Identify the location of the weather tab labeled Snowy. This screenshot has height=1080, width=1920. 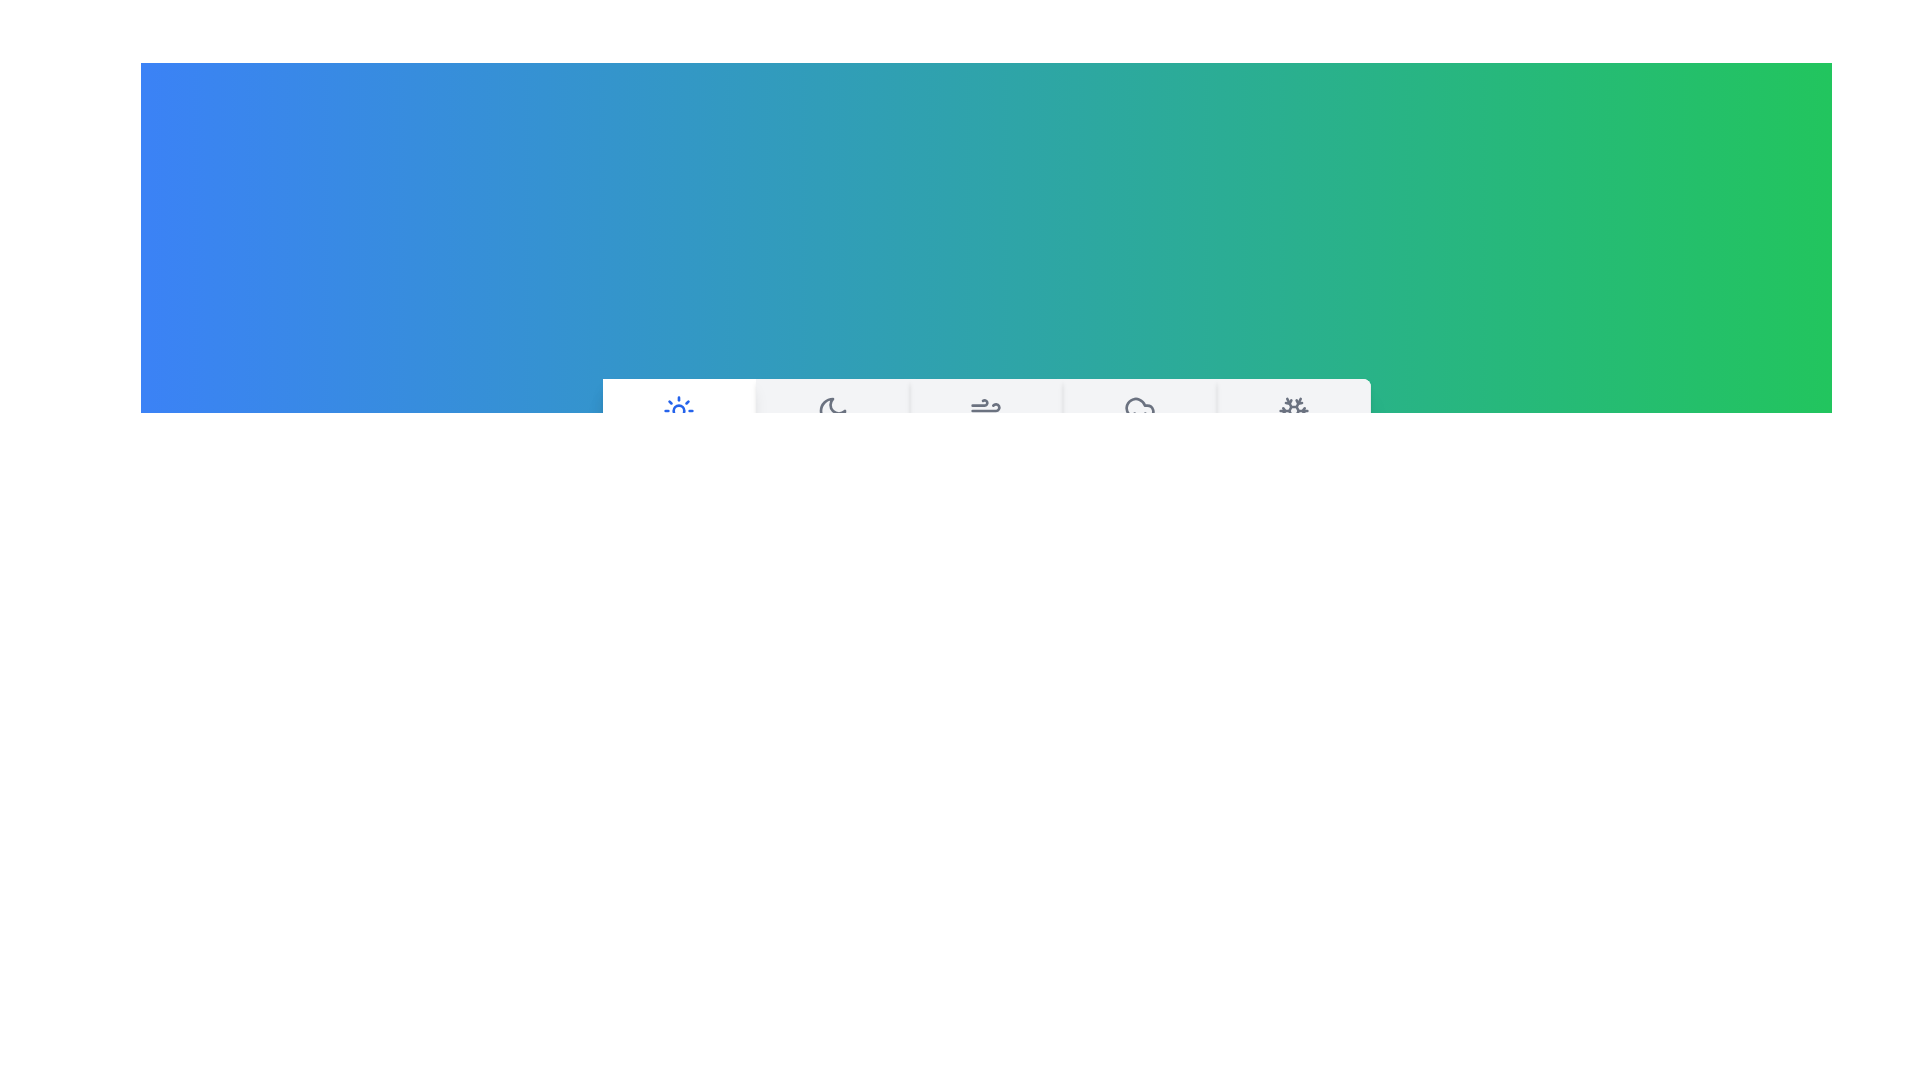
(1293, 430).